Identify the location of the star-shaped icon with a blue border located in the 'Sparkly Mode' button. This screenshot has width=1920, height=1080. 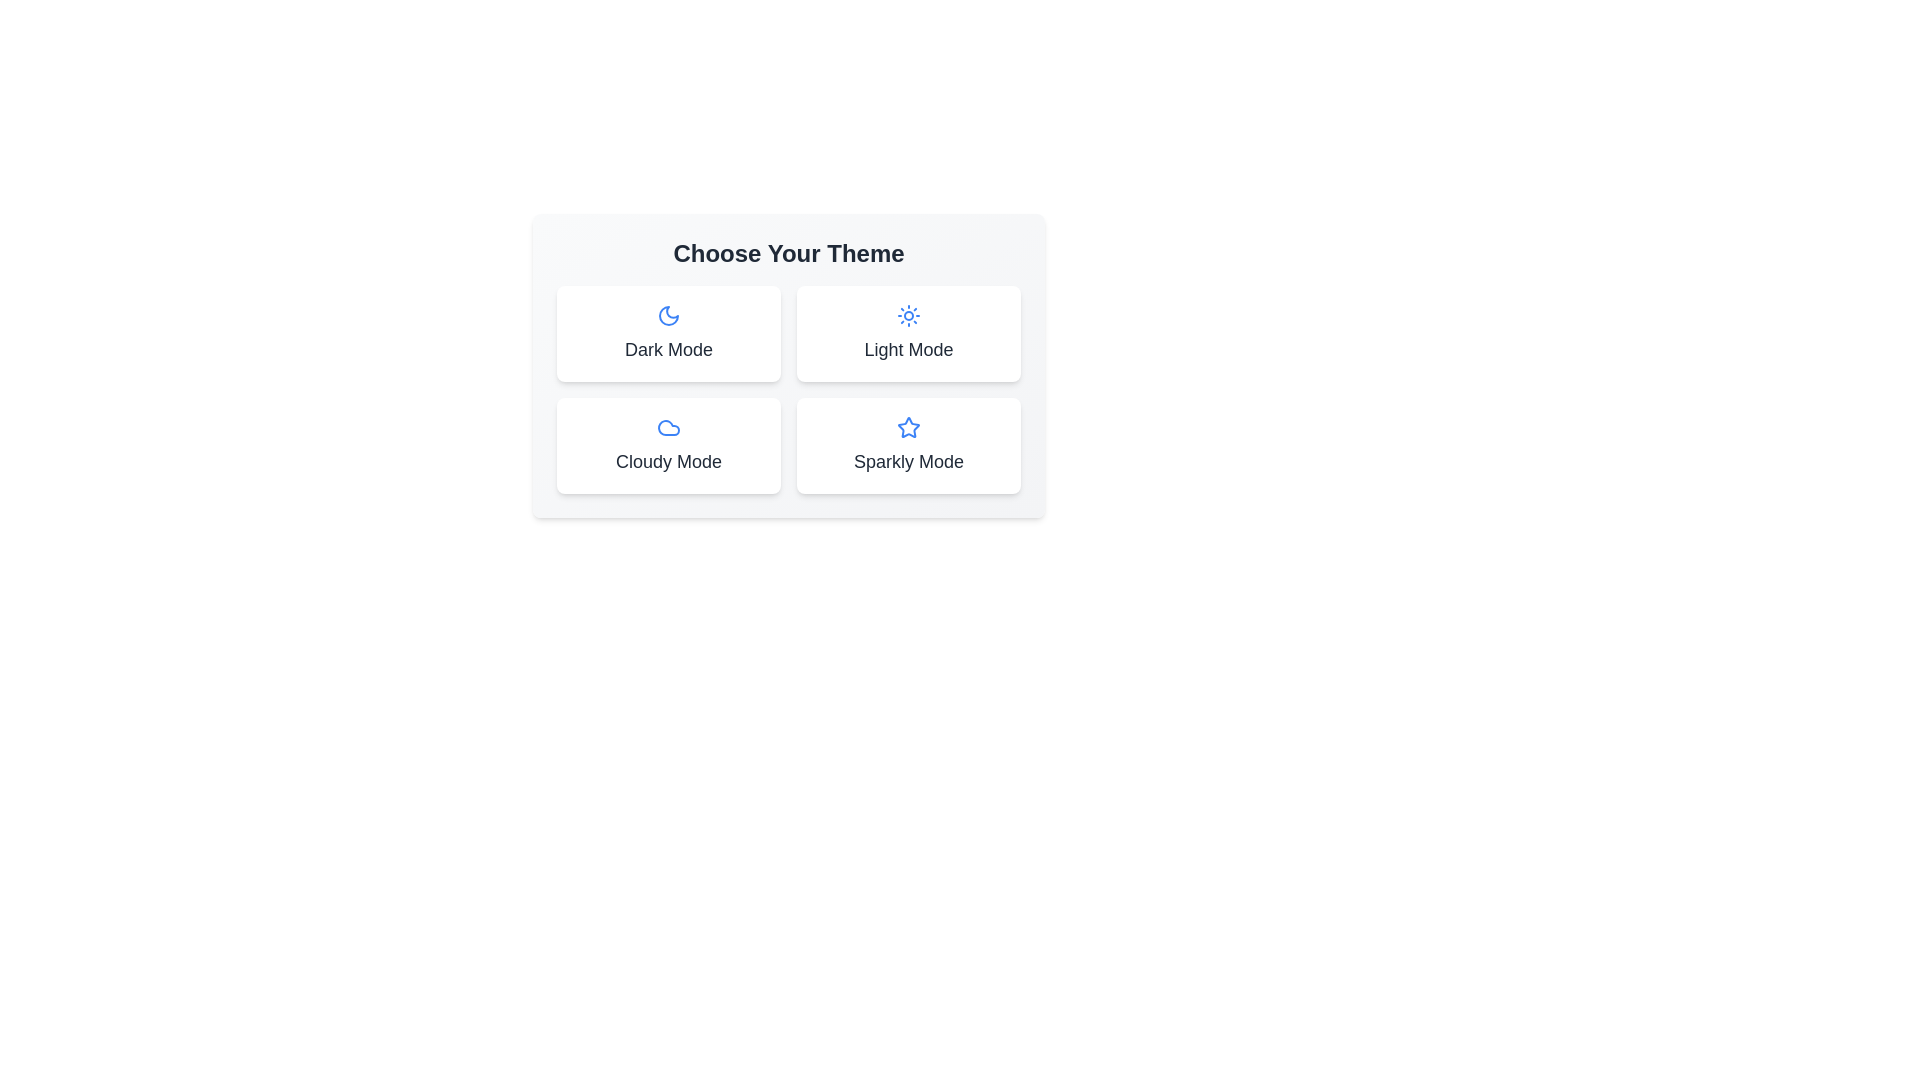
(907, 426).